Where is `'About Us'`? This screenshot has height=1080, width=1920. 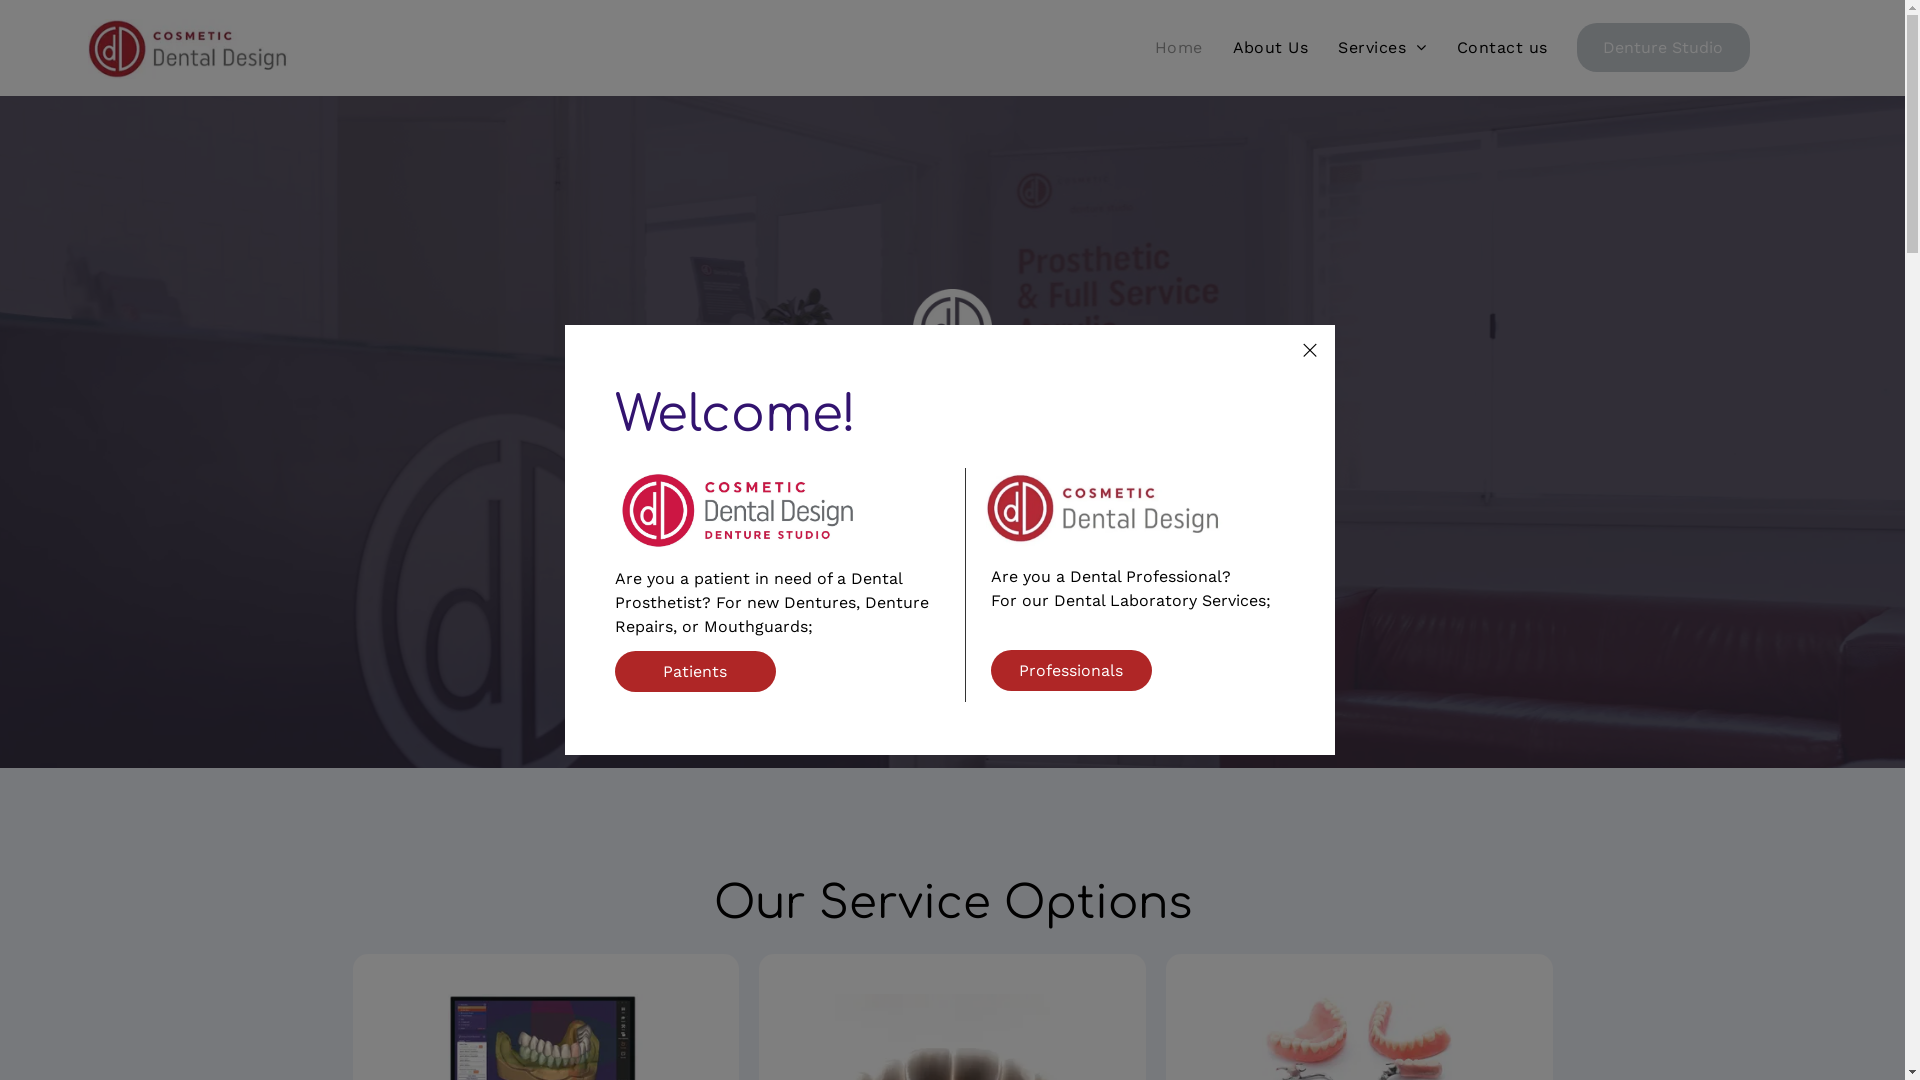
'About Us' is located at coordinates (1270, 46).